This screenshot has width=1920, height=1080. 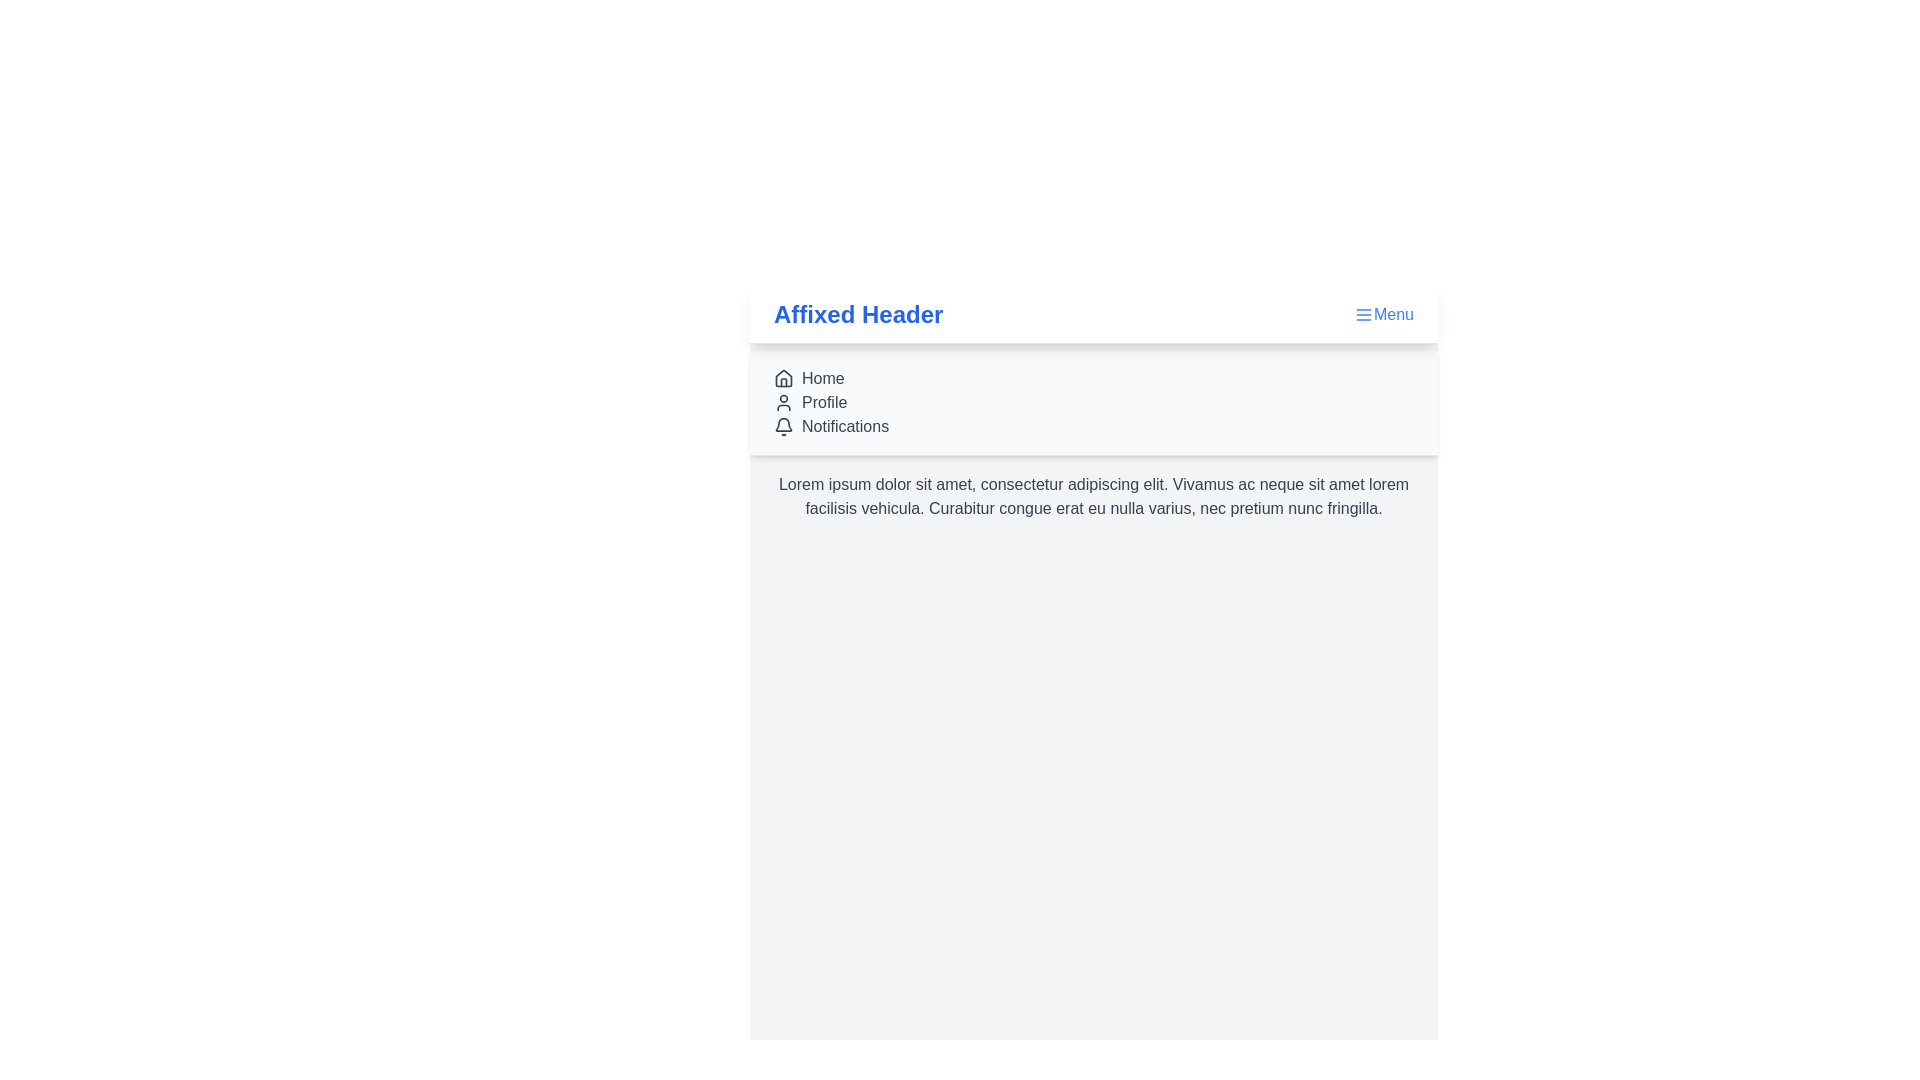 What do you see at coordinates (858, 315) in the screenshot?
I see `the static text label that identifies the current section or purpose of the page, positioned in the sticky header to the left of the 'Menu' element` at bounding box center [858, 315].